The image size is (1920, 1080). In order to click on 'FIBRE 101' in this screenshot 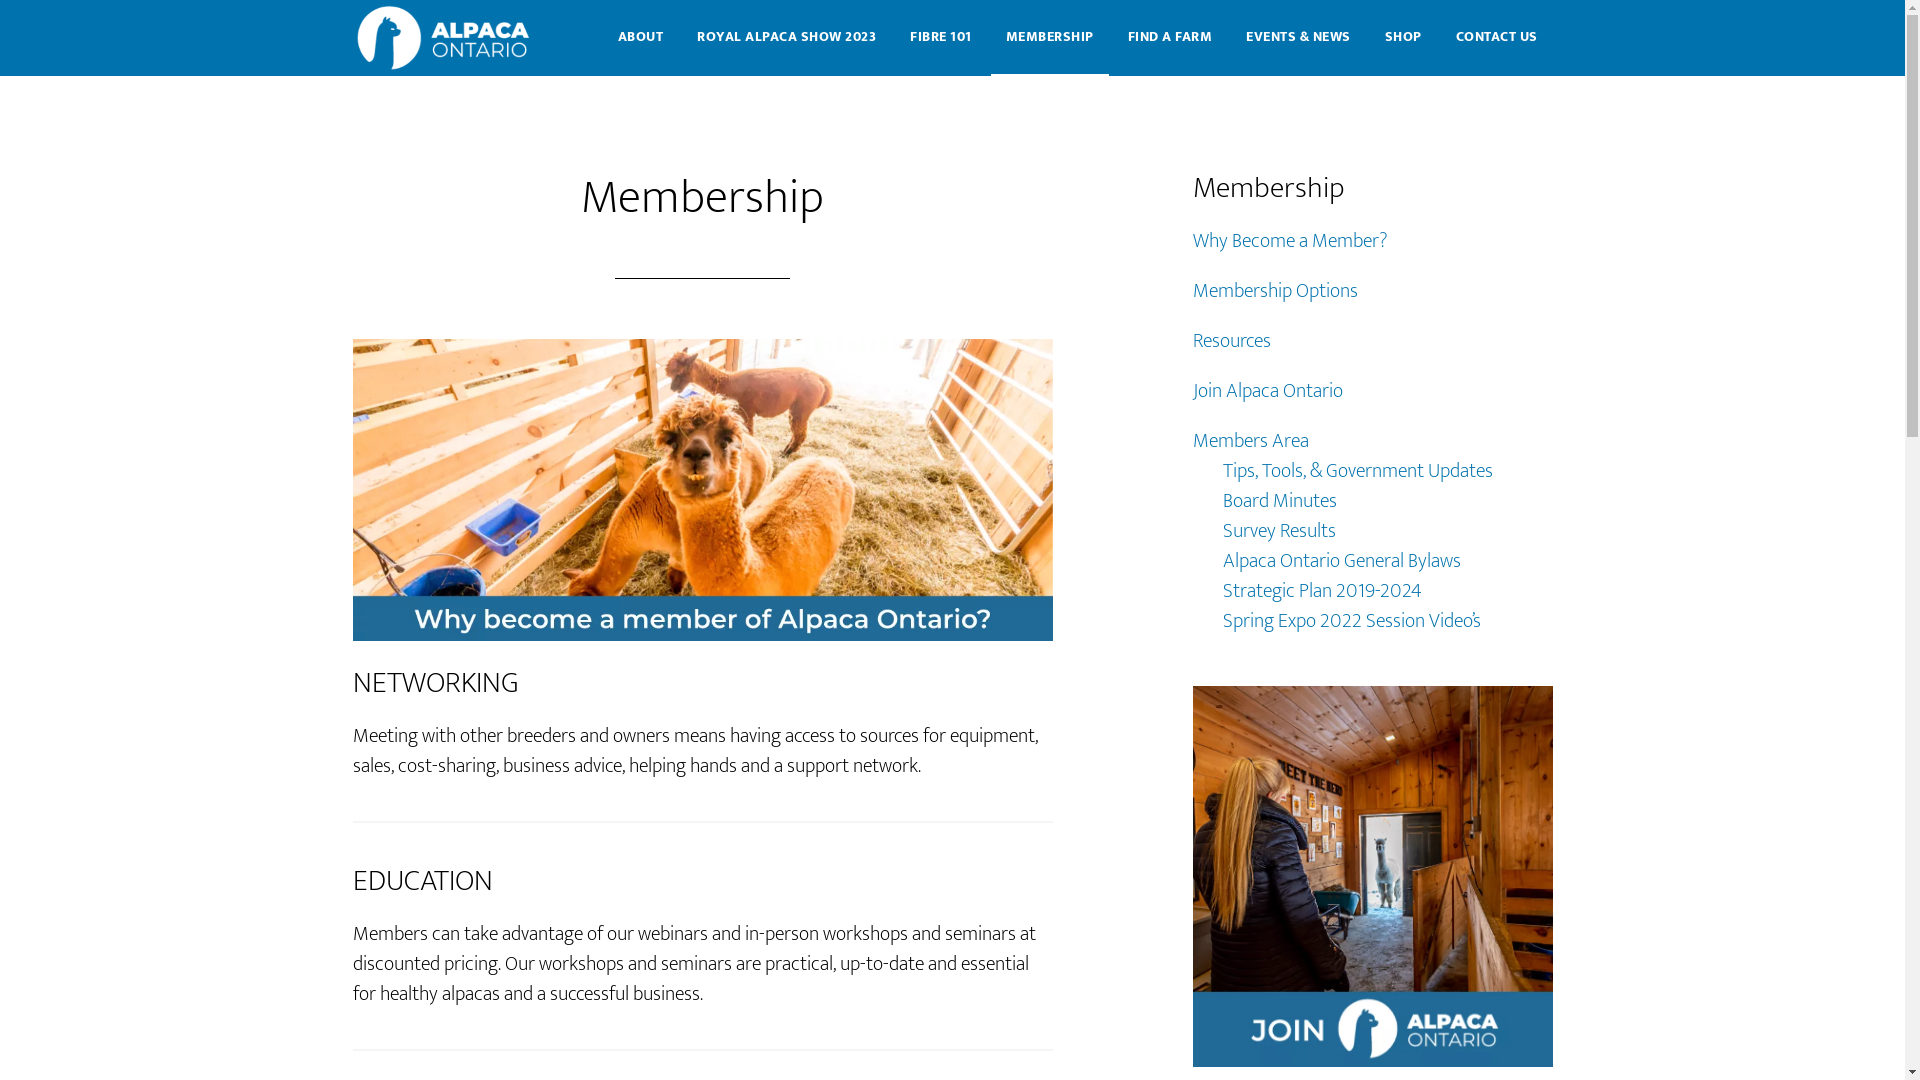, I will do `click(939, 38)`.